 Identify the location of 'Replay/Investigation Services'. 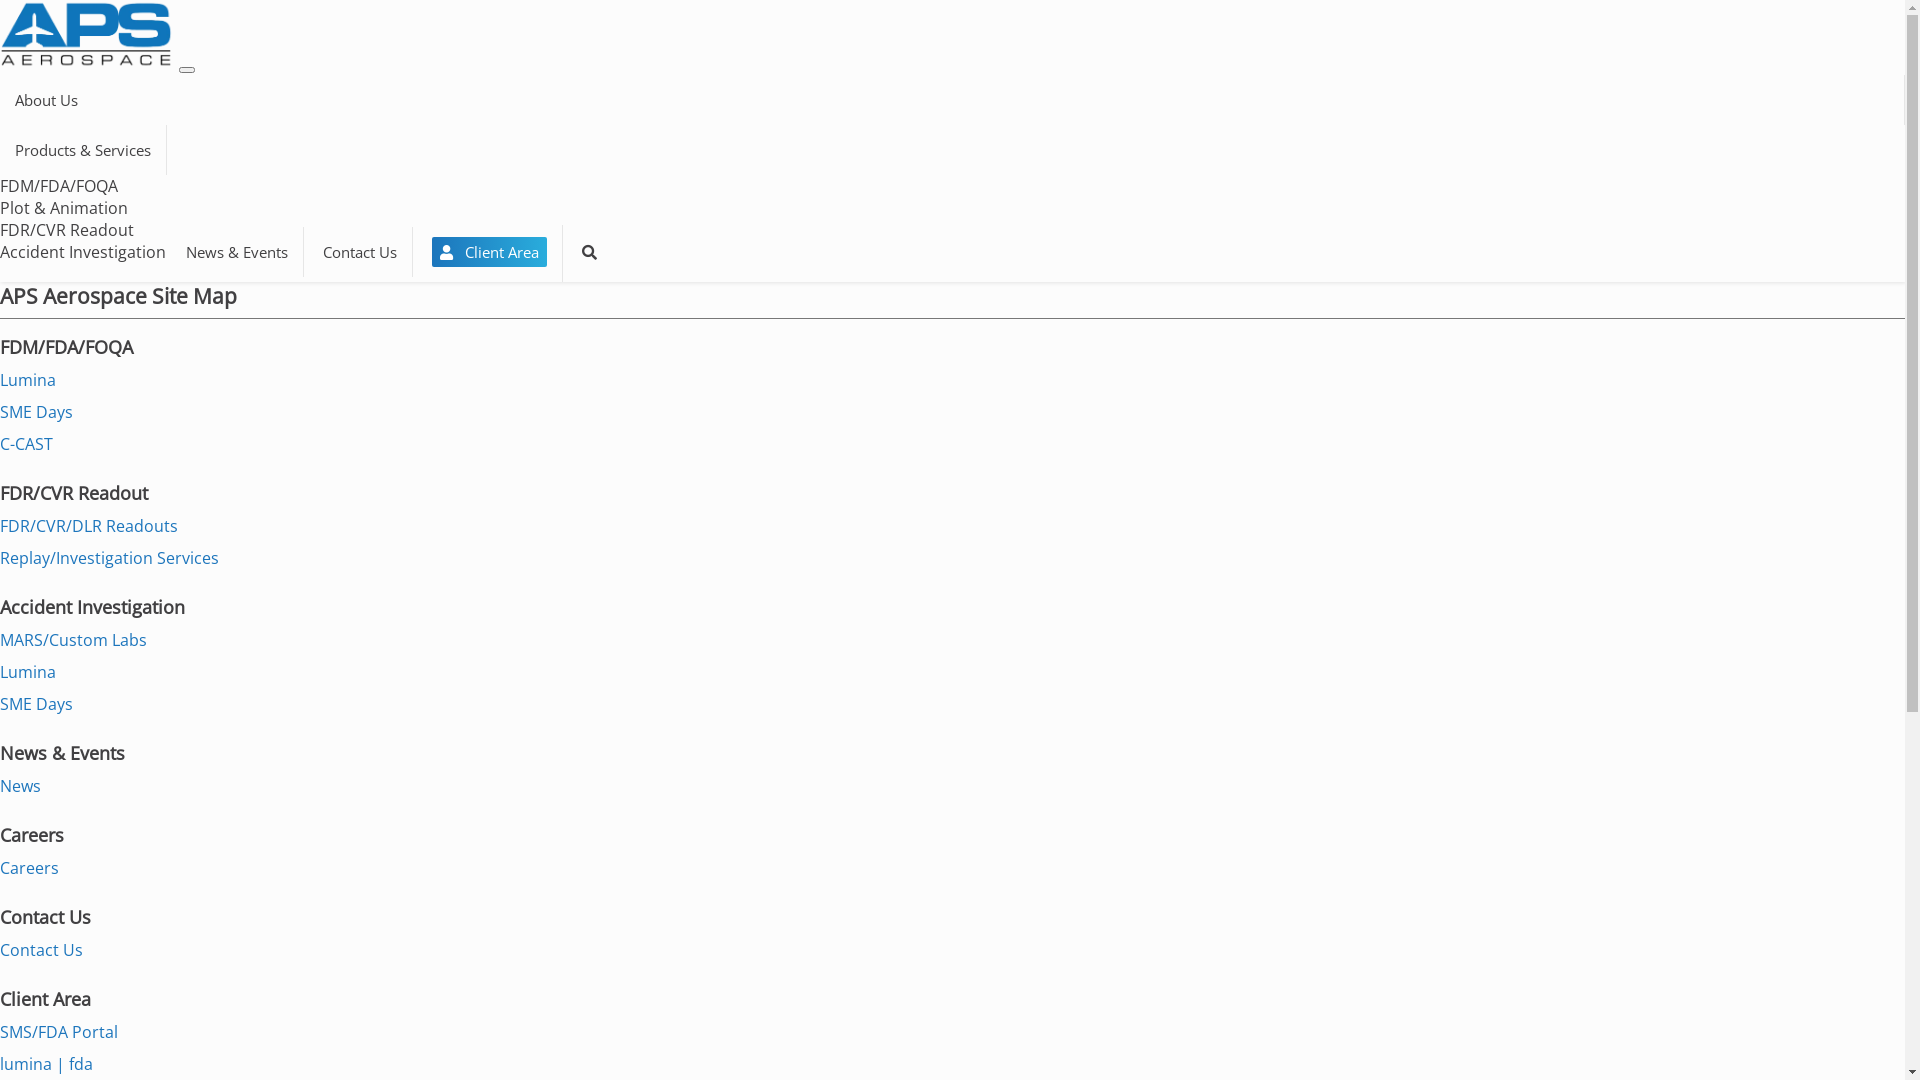
(108, 558).